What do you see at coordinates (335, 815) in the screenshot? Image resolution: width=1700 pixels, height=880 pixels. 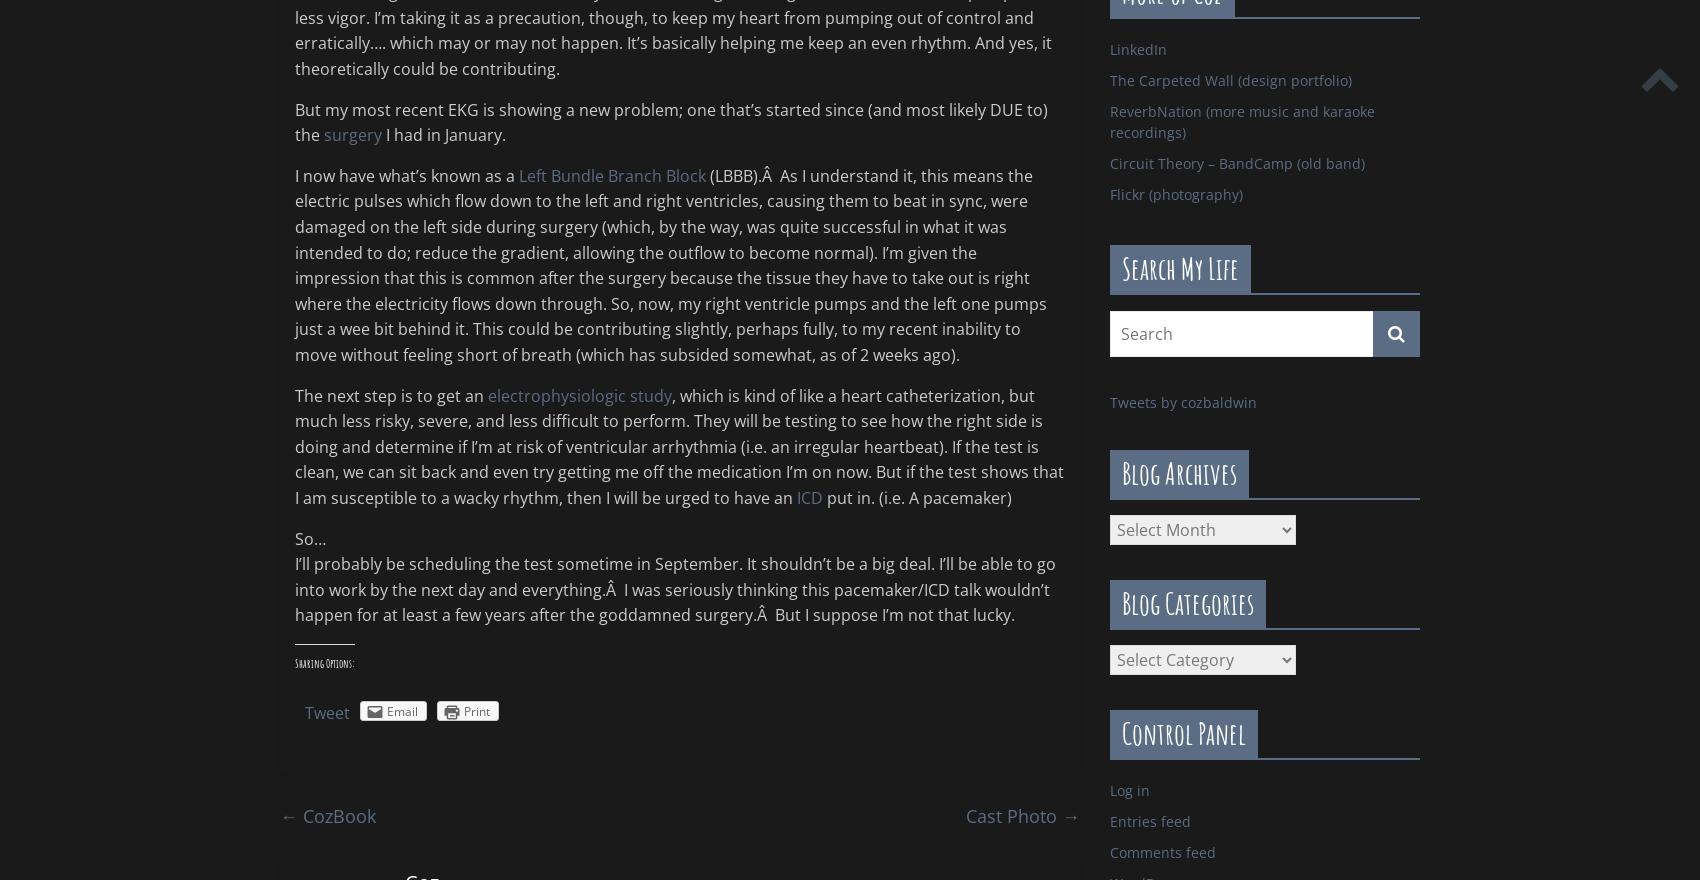 I see `'CozBook'` at bounding box center [335, 815].